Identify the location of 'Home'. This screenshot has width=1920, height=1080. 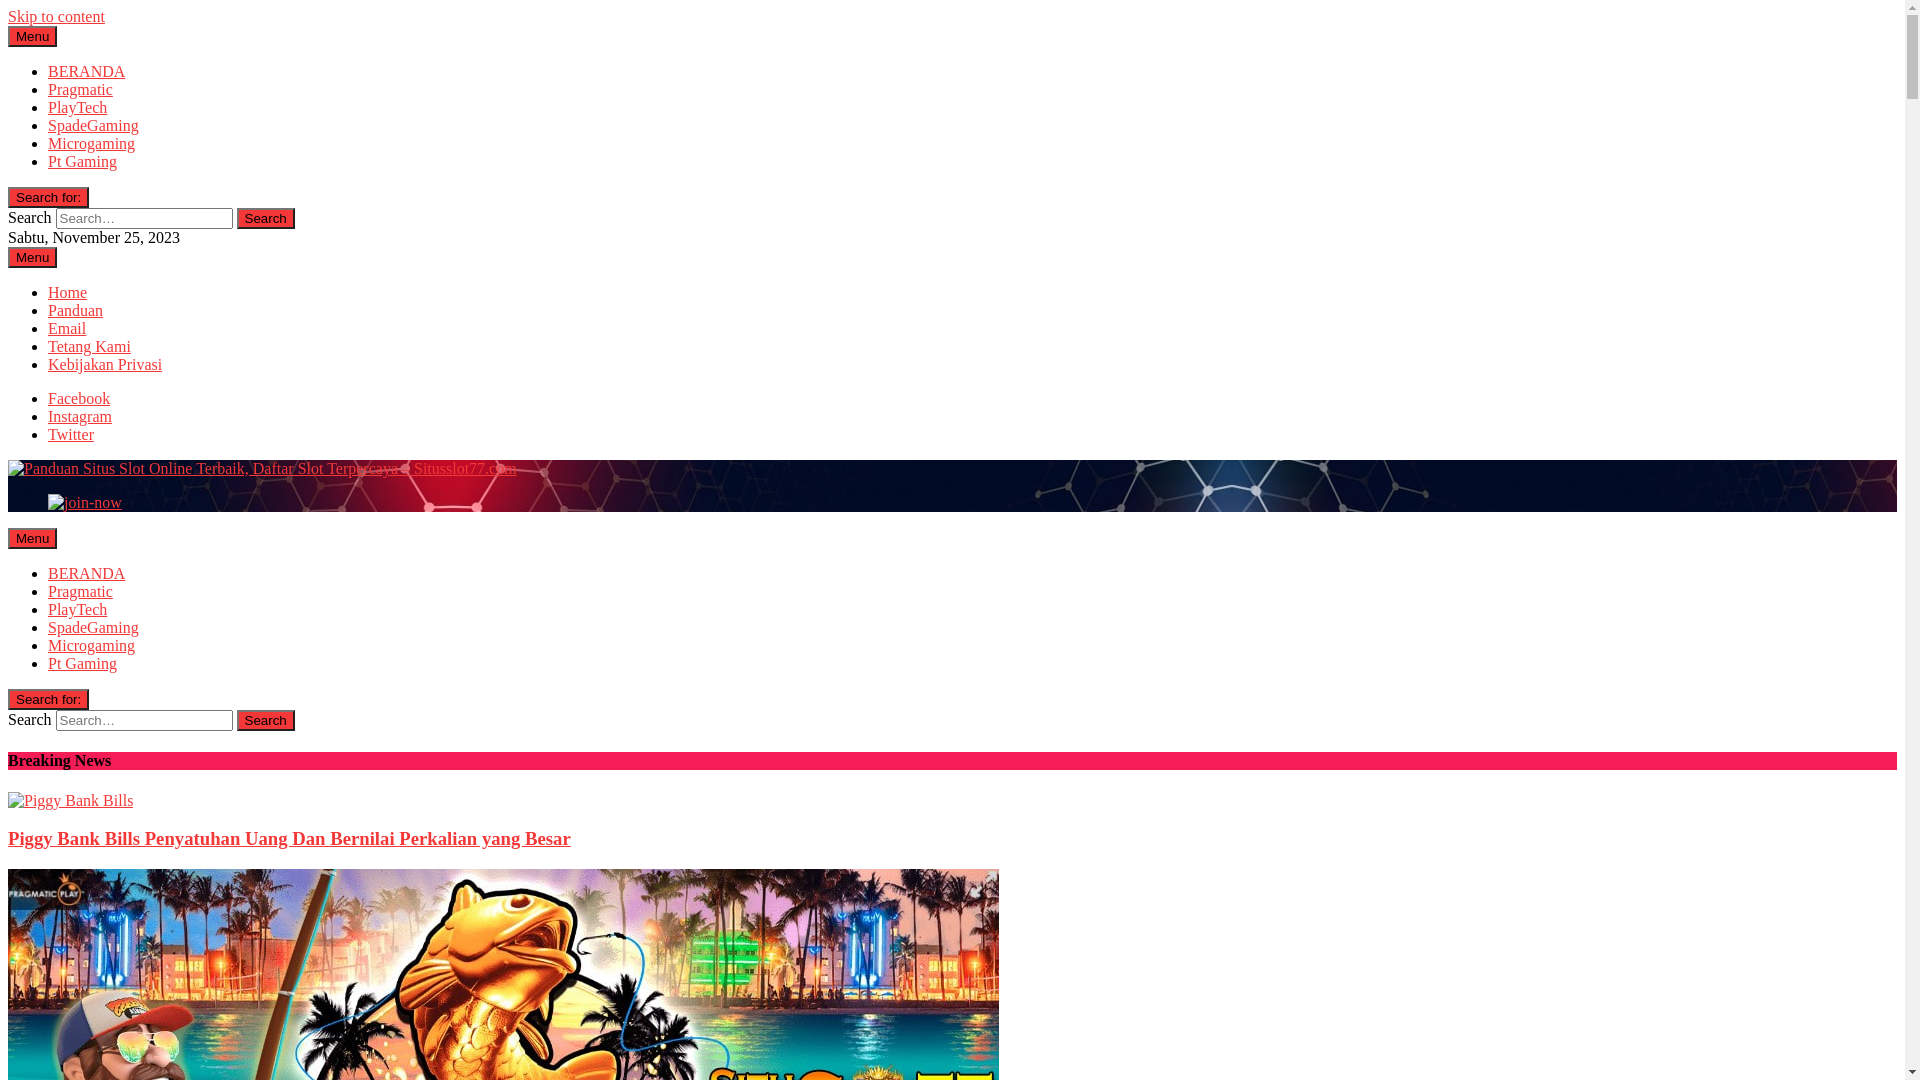
(67, 292).